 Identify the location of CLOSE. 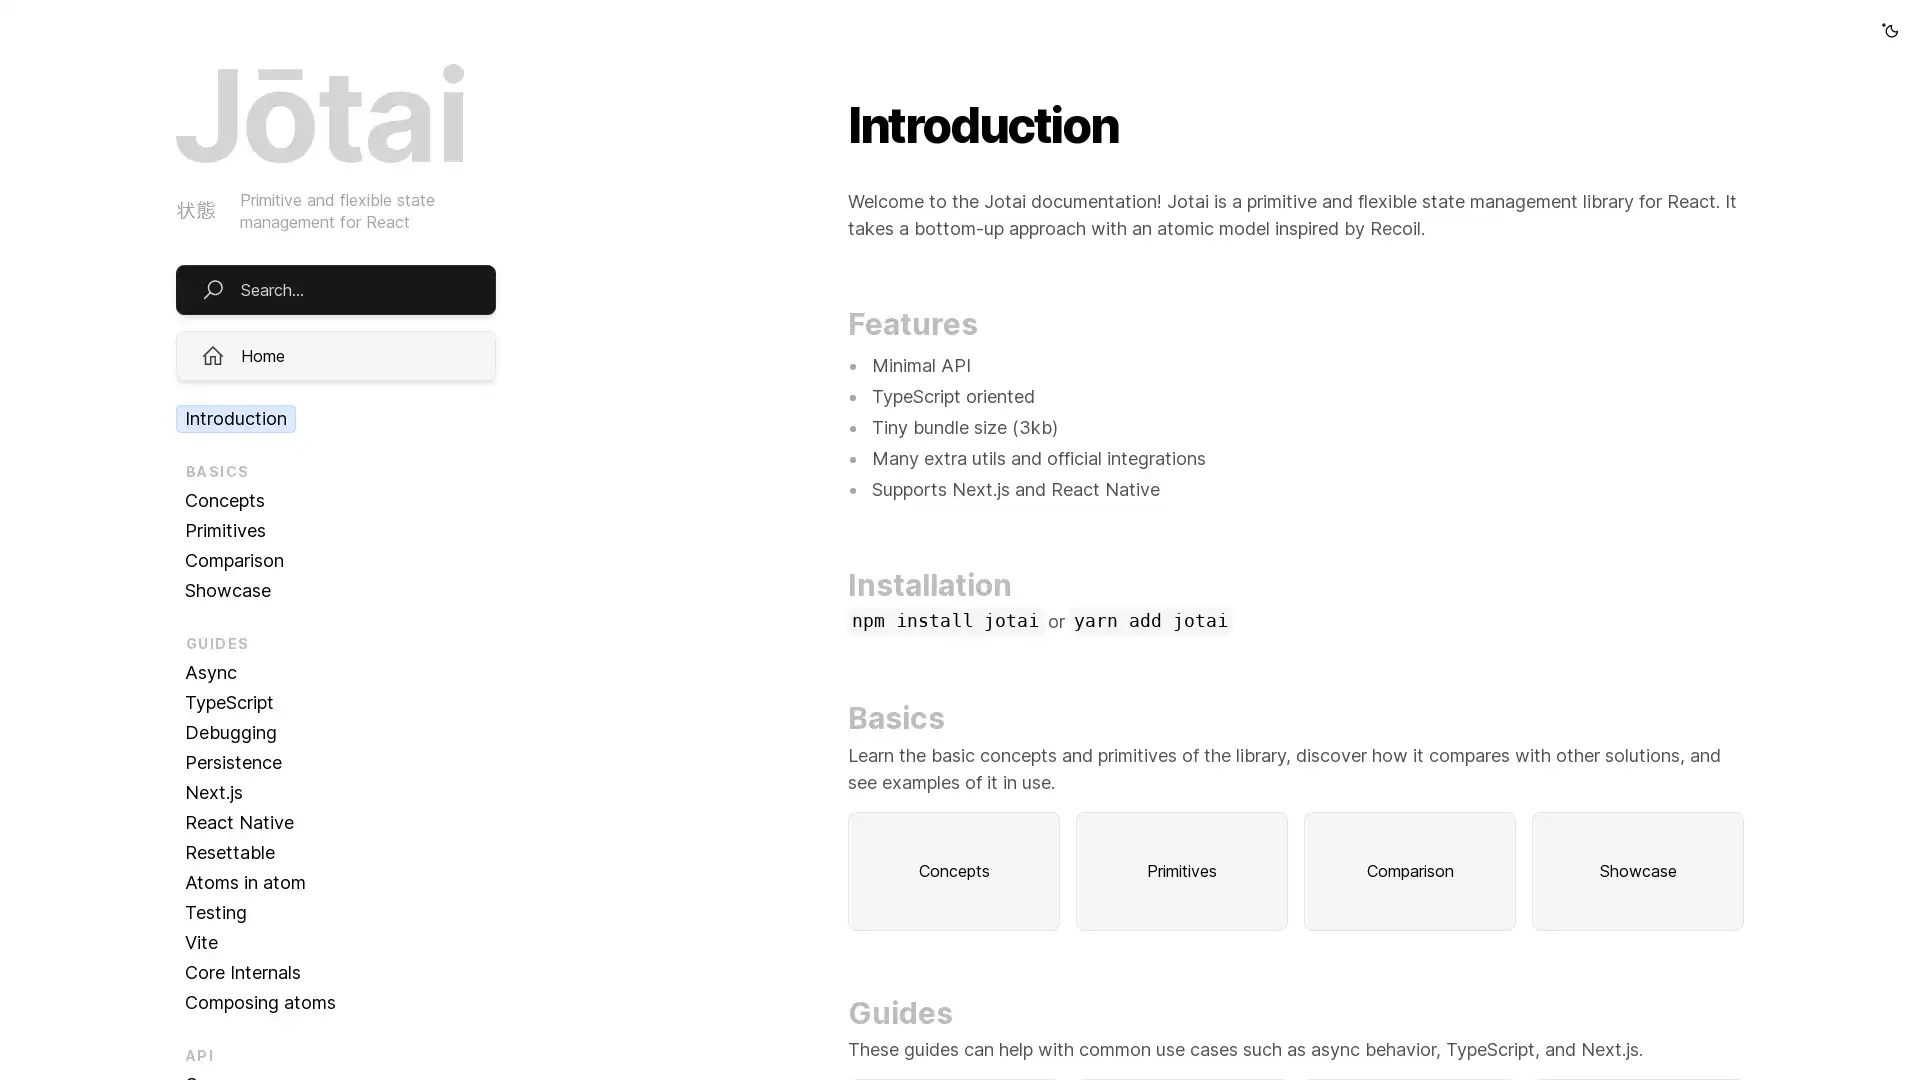
(1781, 991).